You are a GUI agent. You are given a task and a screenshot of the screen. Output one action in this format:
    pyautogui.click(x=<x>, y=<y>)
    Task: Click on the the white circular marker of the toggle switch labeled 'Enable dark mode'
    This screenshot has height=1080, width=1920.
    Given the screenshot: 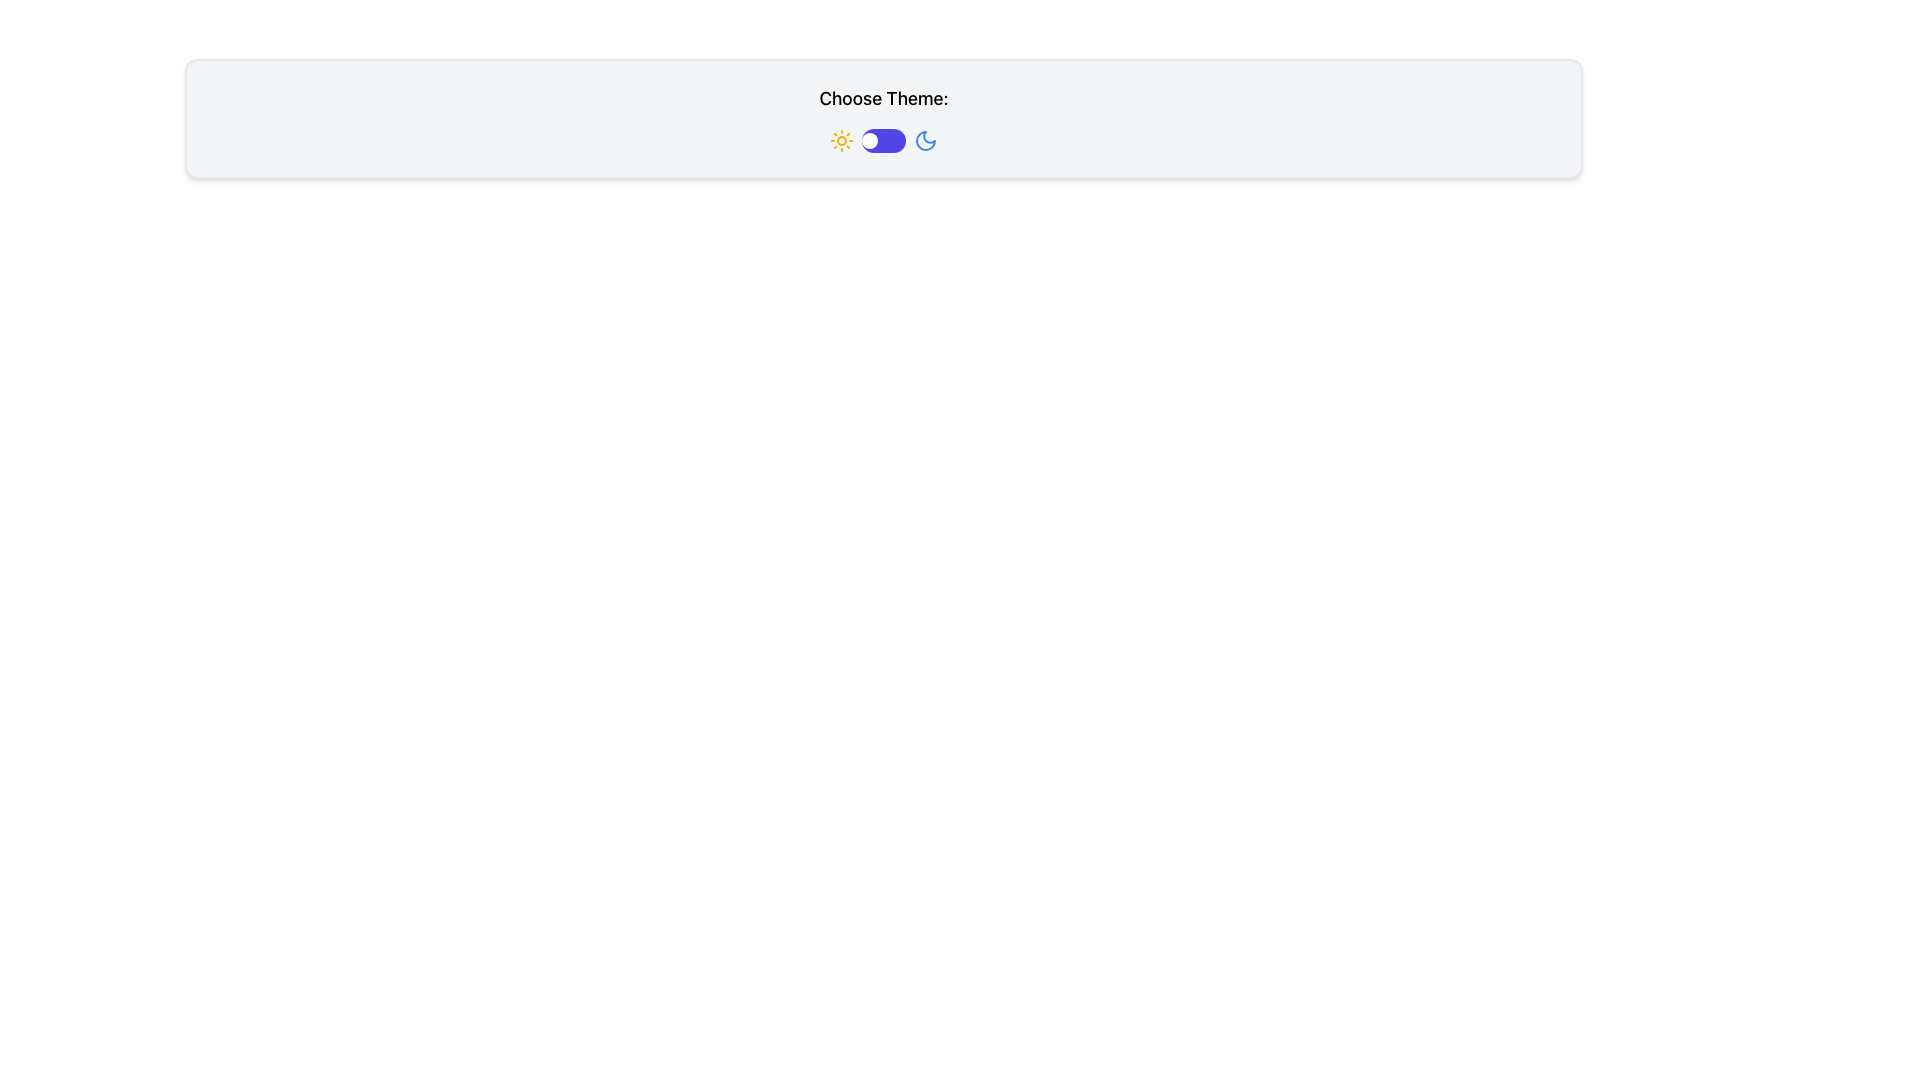 What is the action you would take?
    pyautogui.click(x=882, y=140)
    